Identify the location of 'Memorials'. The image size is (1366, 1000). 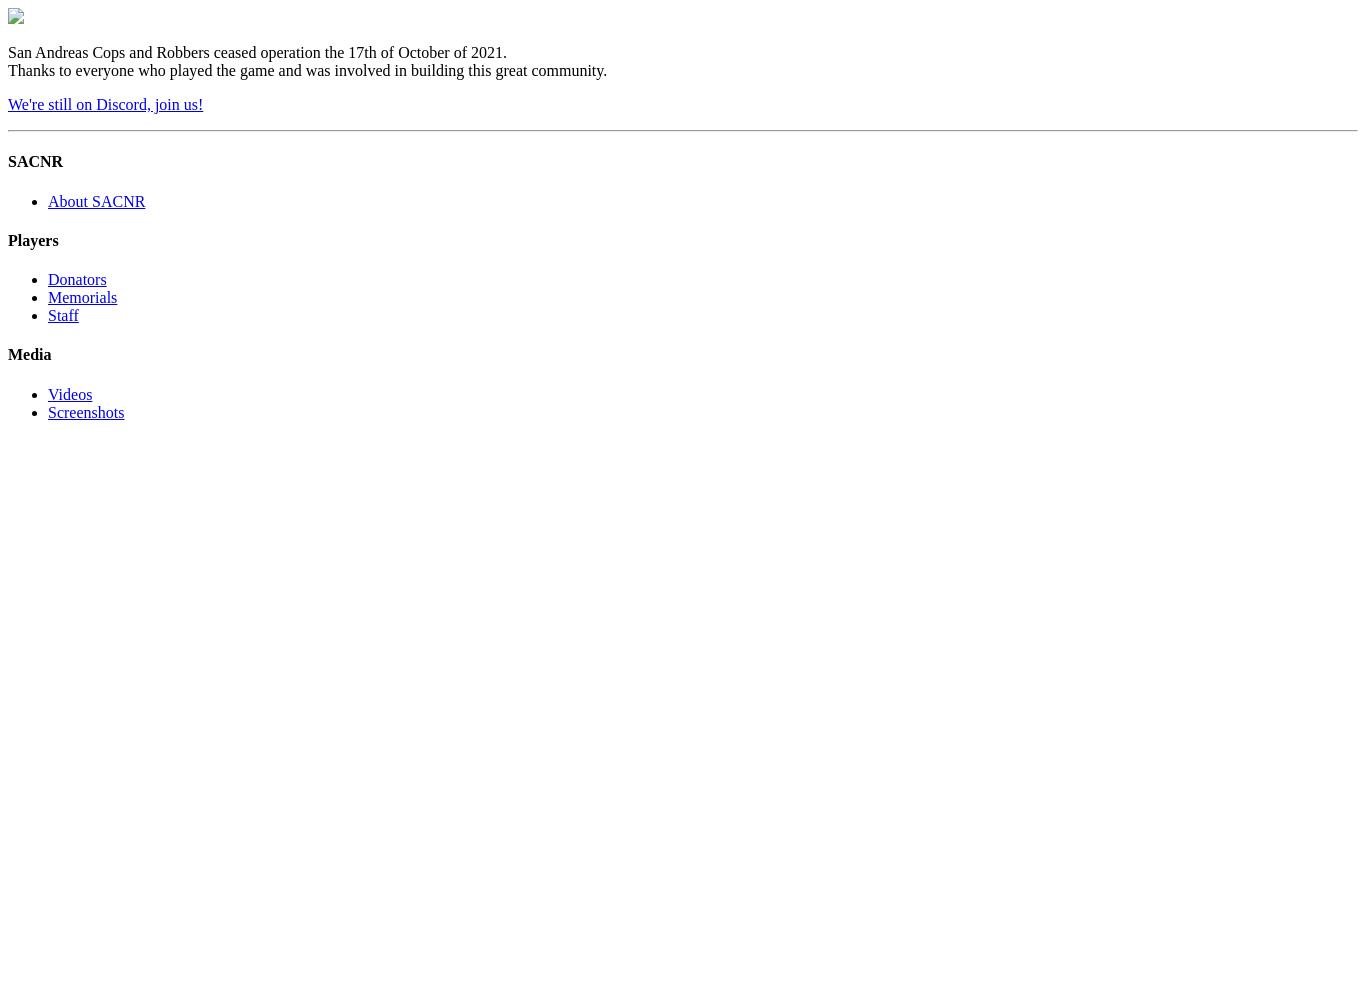
(47, 297).